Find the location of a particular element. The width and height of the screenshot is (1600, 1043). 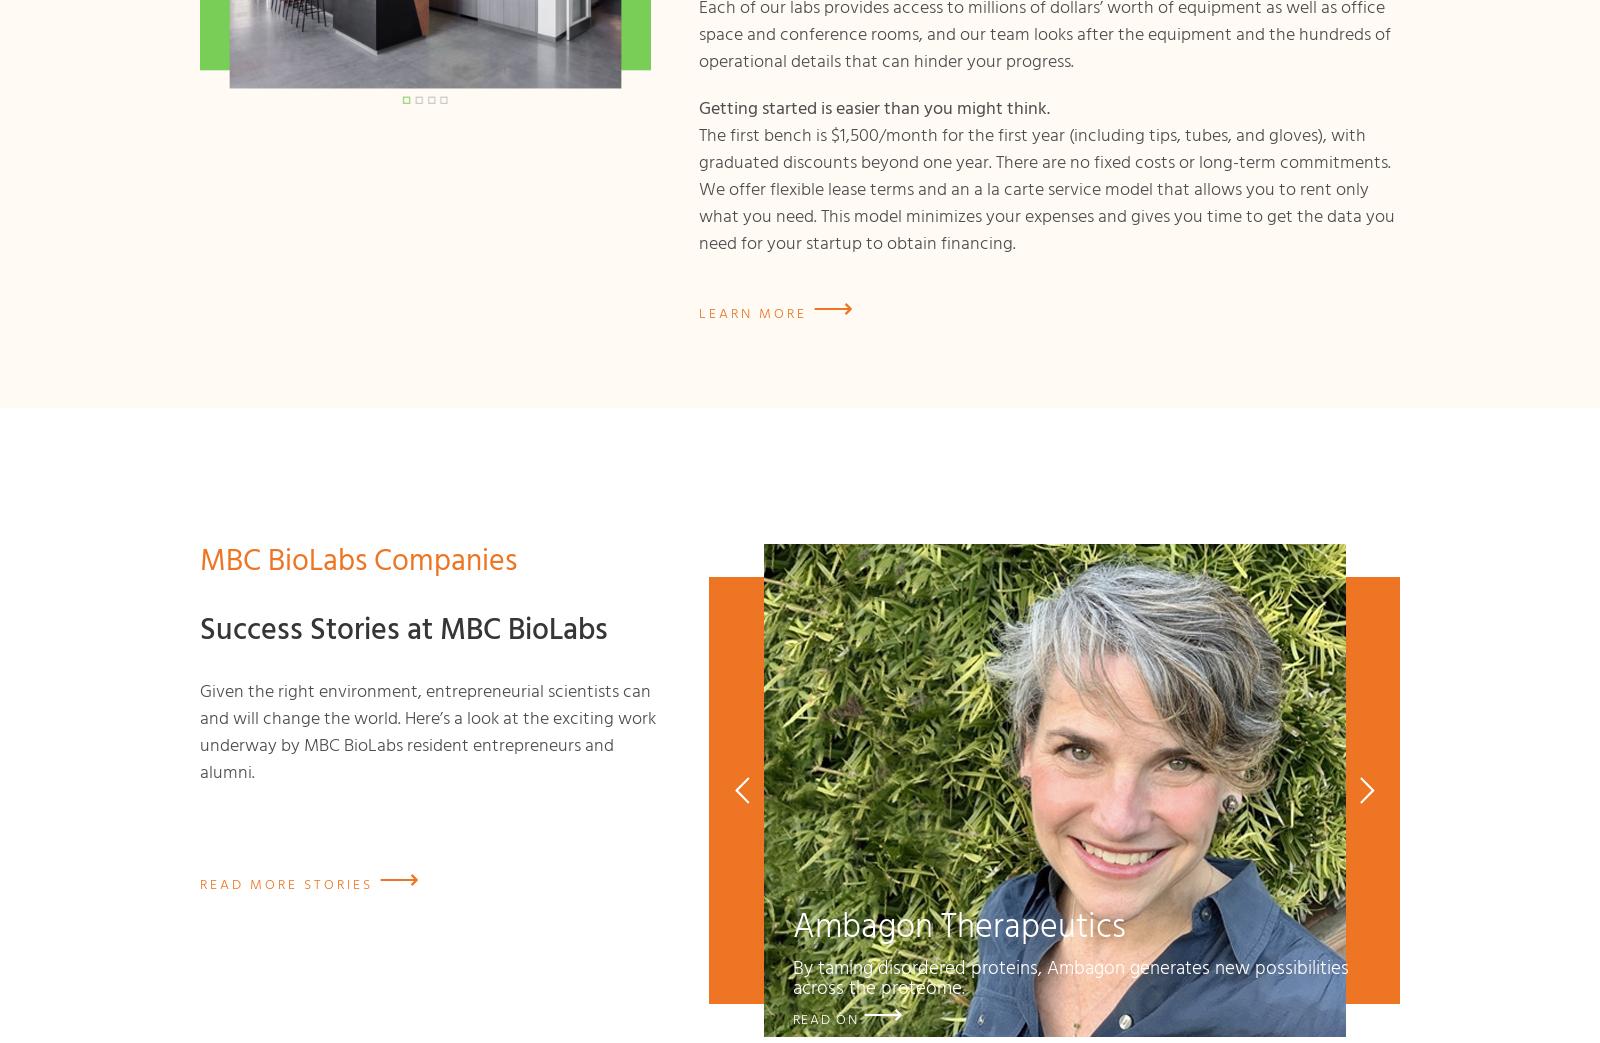

'Given the right environment, entrepreneurial scientists can and will change the world. Here’s a look at the exciting work underway by MBC BioLabs resident entrepreneurs and alumni.' is located at coordinates (427, 731).